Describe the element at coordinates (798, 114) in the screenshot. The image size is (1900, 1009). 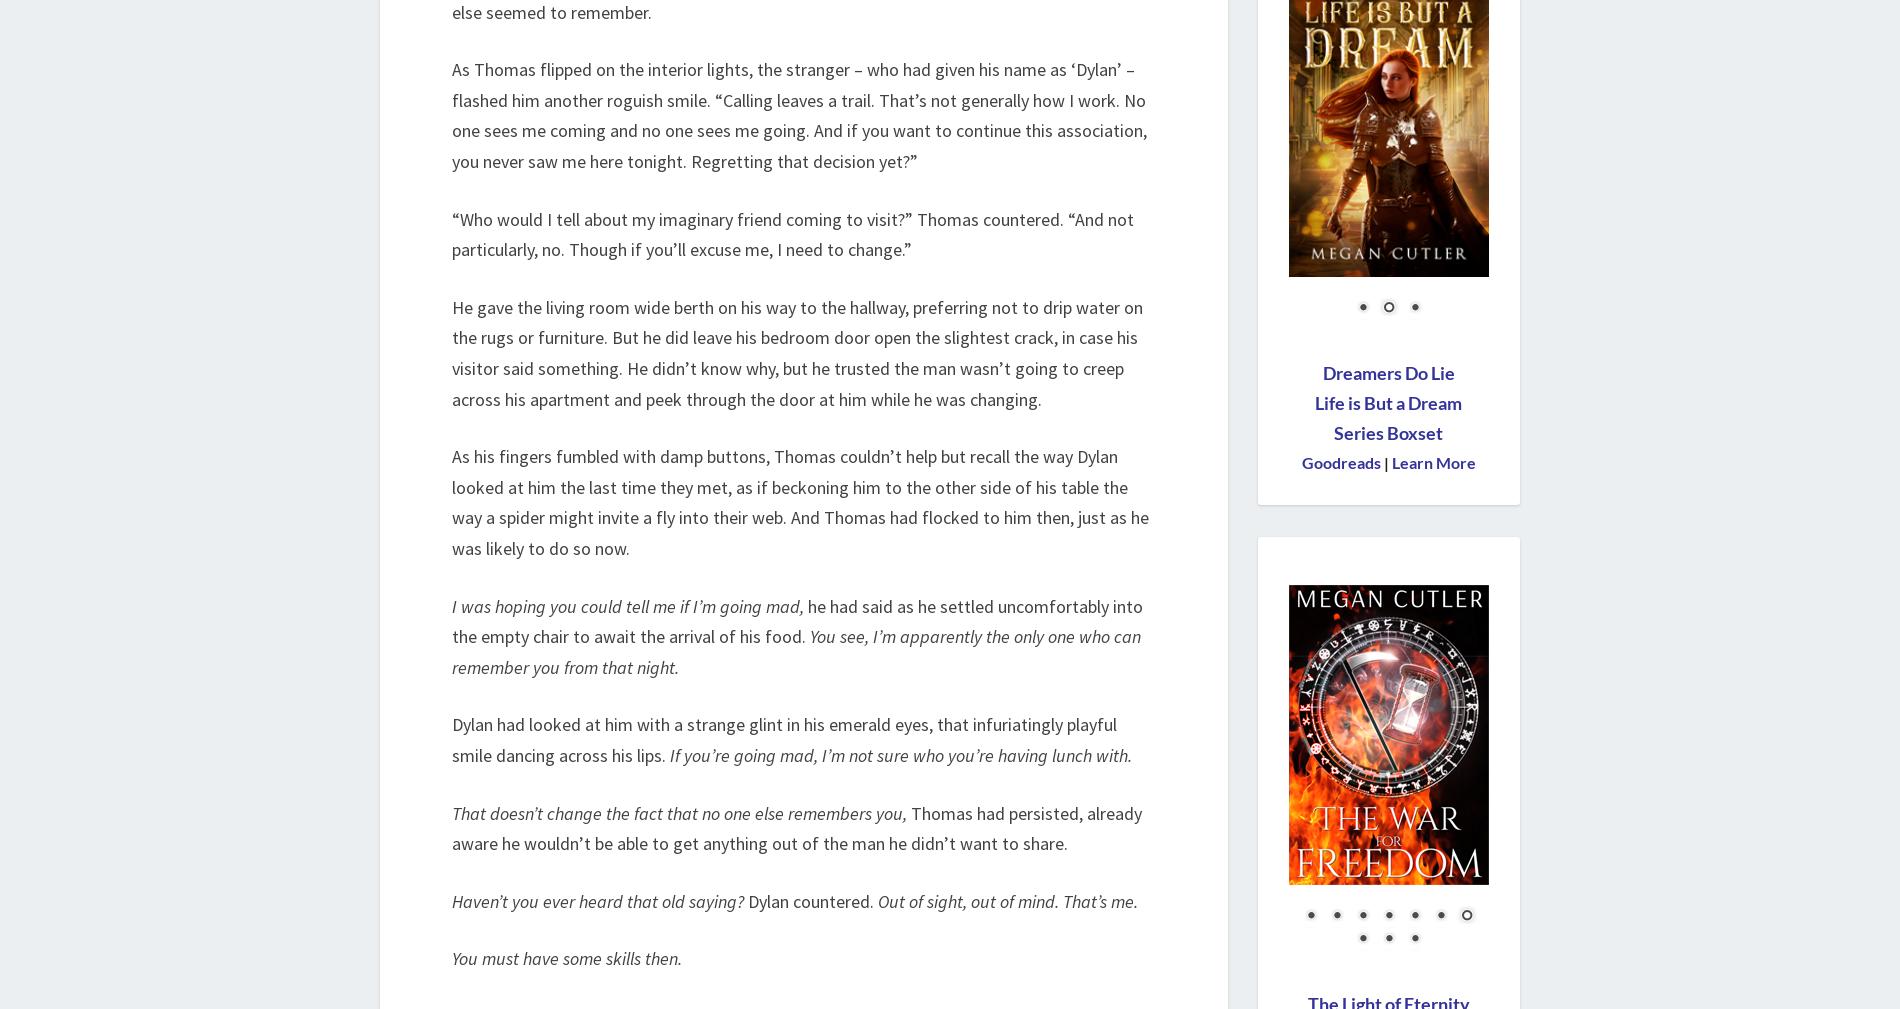
I see `'As Thomas flipped on the interior lights, the stranger – who had given his name as ‘Dylan’ –  flashed him another roguish smile. “Calling leaves a trail. That’s not generally how I work. No one sees me coming and no one sees me going. And if you want to continue this association, you never saw me here tonight. Regretting that decision yet?”'` at that location.